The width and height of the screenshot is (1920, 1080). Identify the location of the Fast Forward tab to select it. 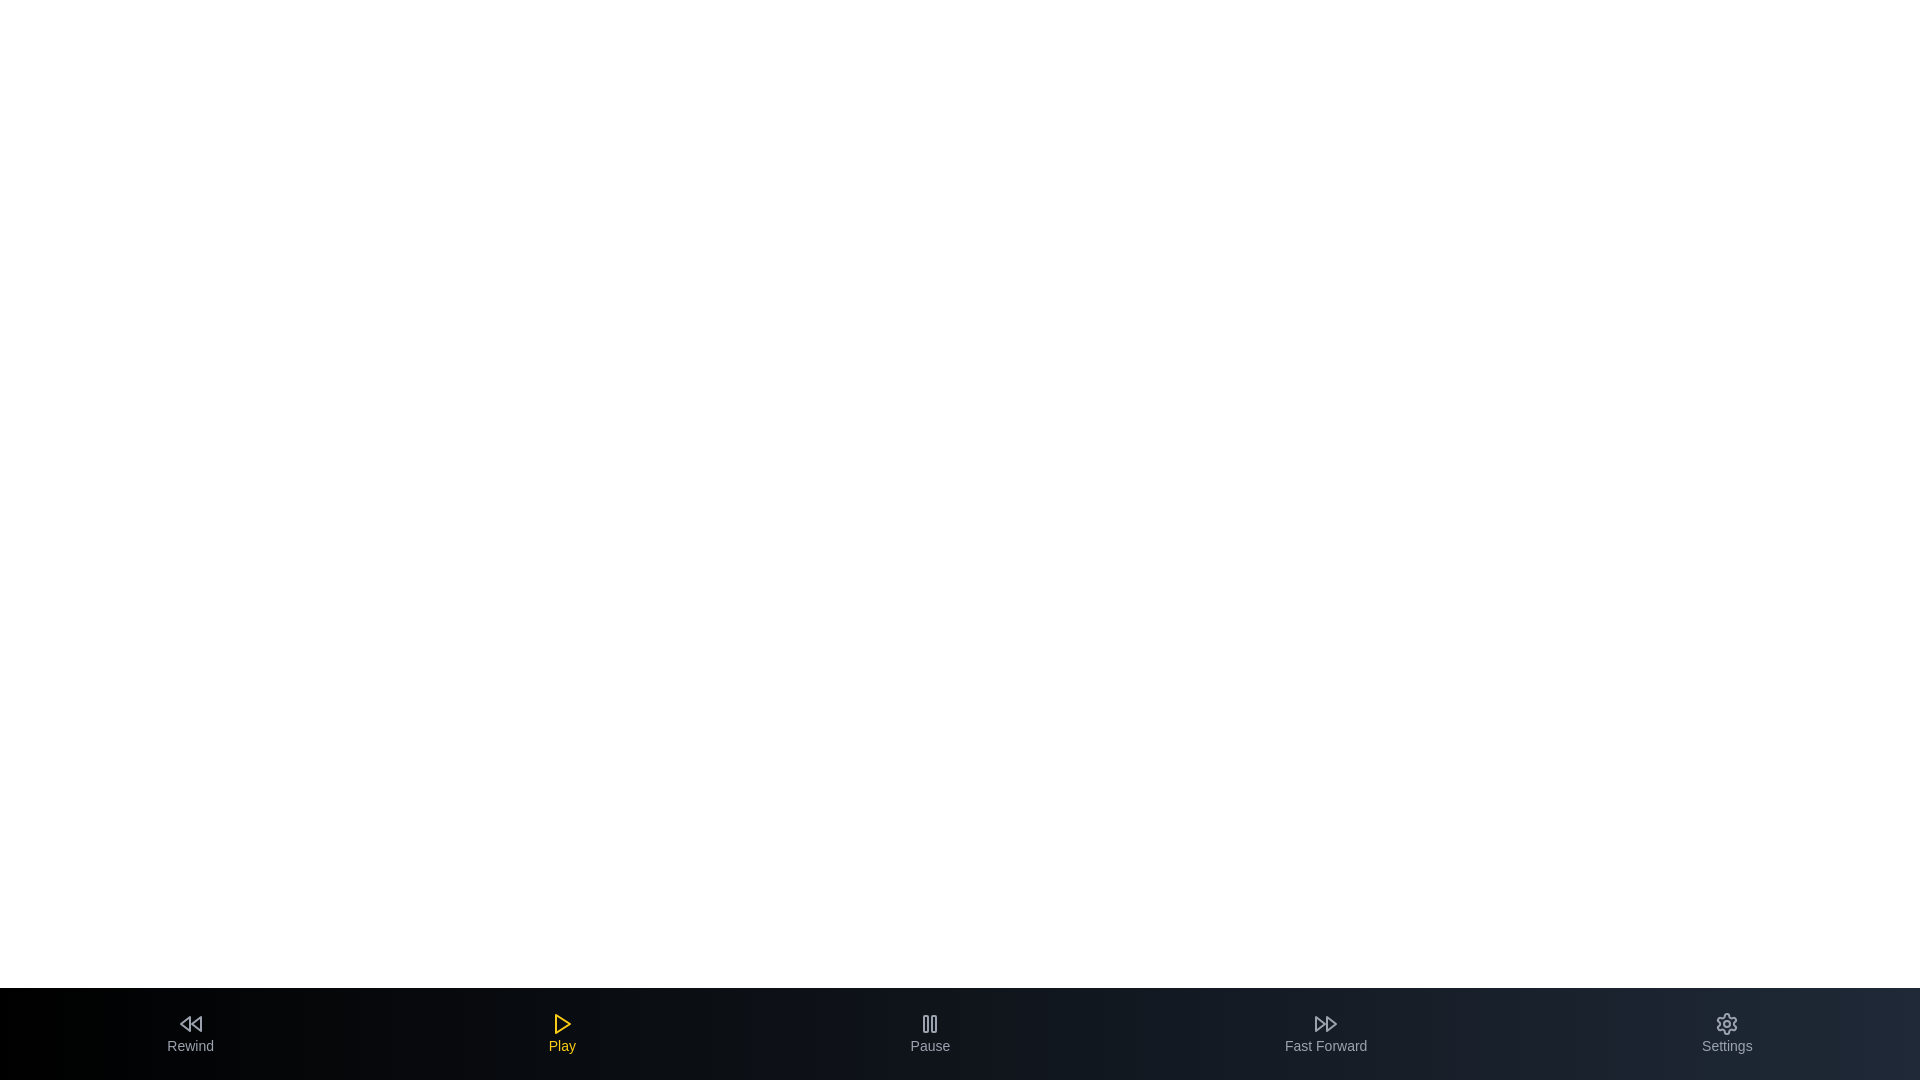
(1326, 1033).